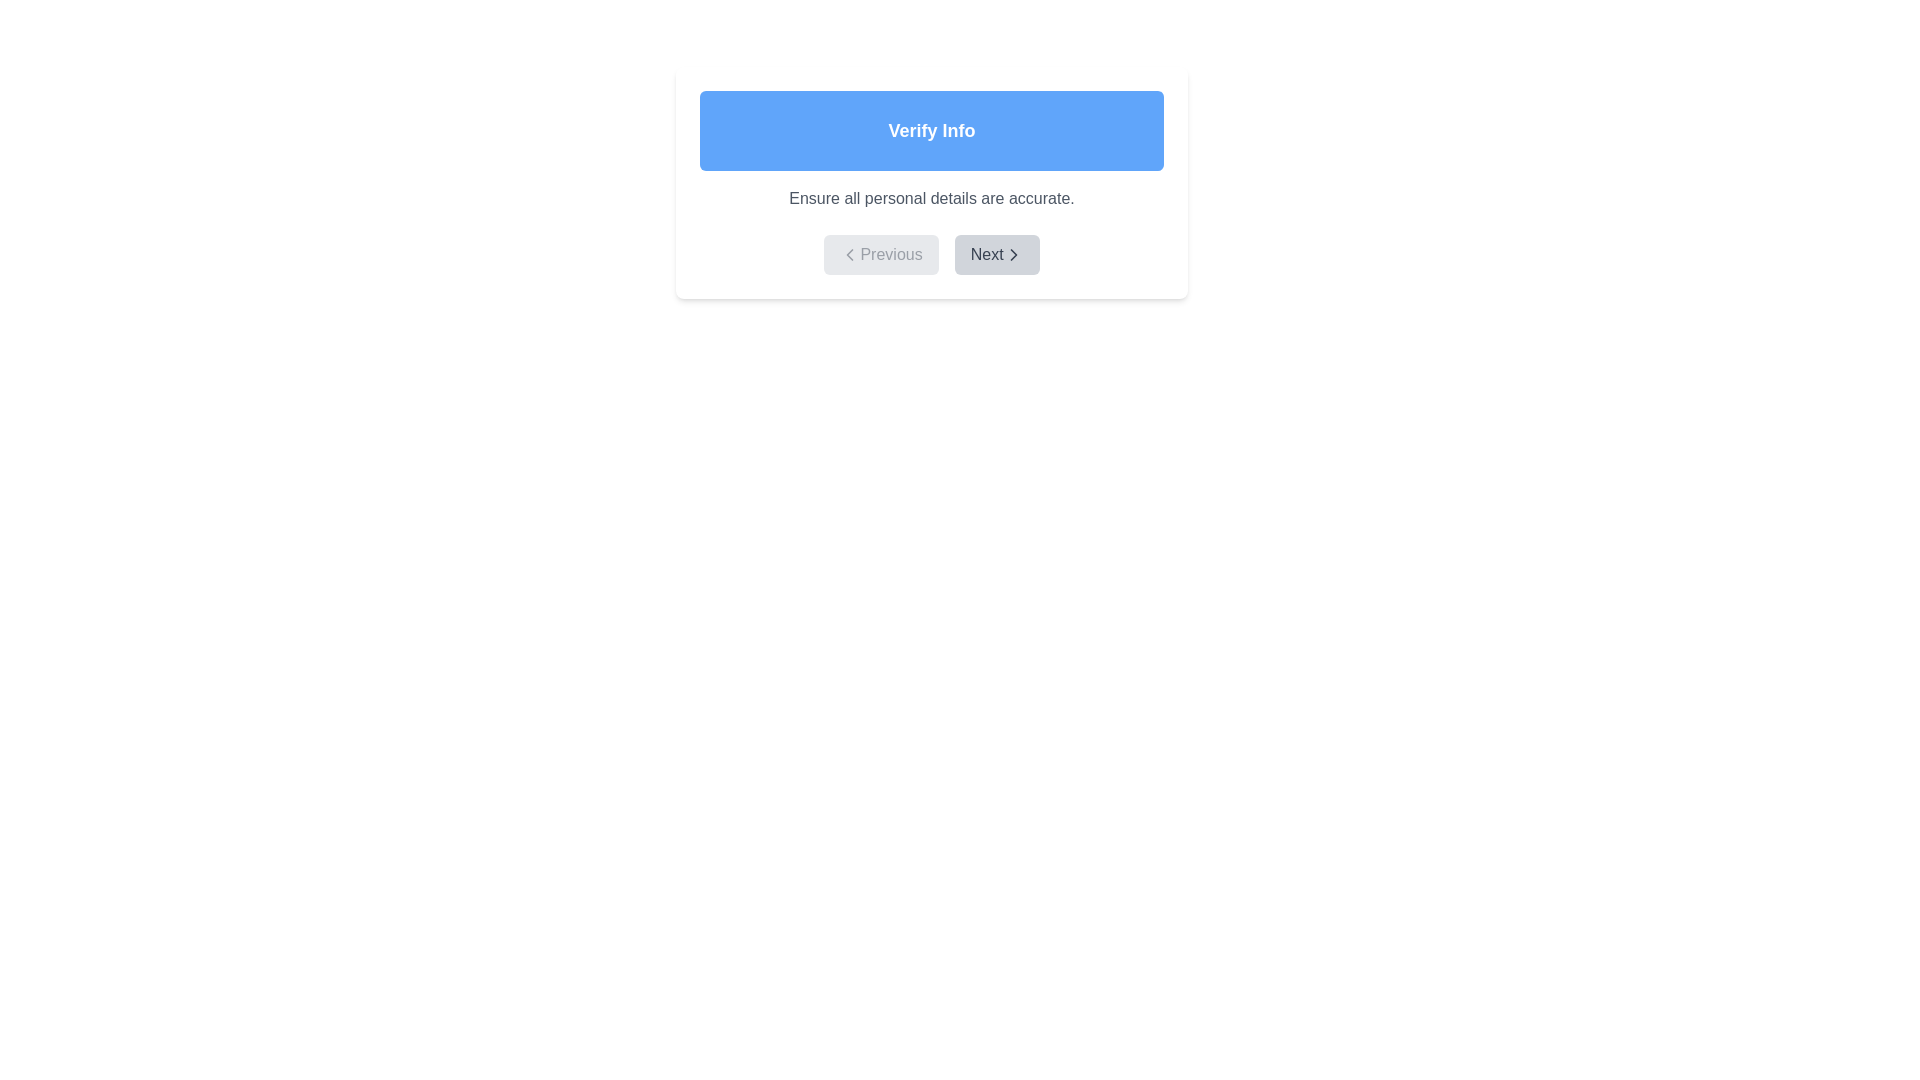 Image resolution: width=1920 pixels, height=1080 pixels. Describe the element at coordinates (930, 199) in the screenshot. I see `the informational Text label located below the 'Verify Info' blue button and above the 'Previous' and 'Next' buttons, which is centrally aligned in a white rounded rectangle card` at that location.